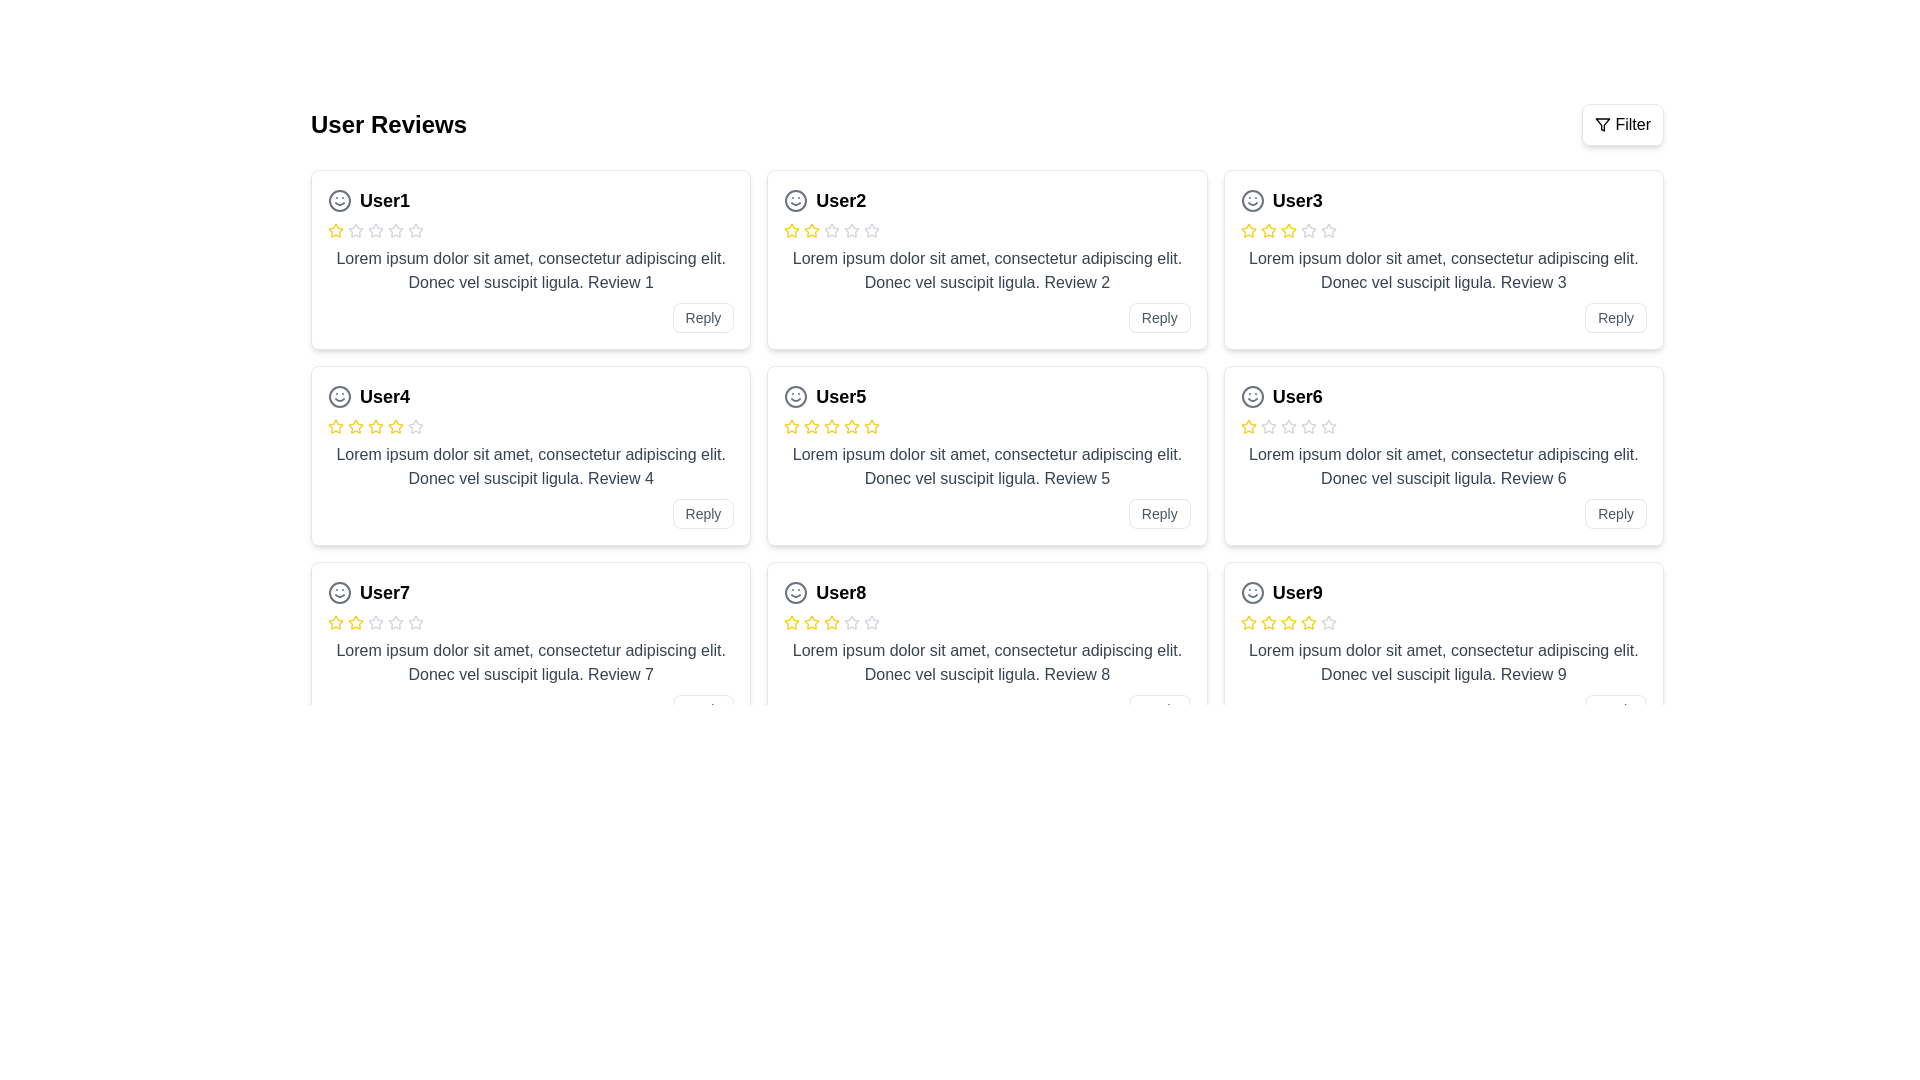 Image resolution: width=1920 pixels, height=1080 pixels. What do you see at coordinates (987, 455) in the screenshot?
I see `information displayed on the Review Card, which is the second card in the second row of the grid layout, located between the 'User4' card on the left and the 'User6' card on the right` at bounding box center [987, 455].